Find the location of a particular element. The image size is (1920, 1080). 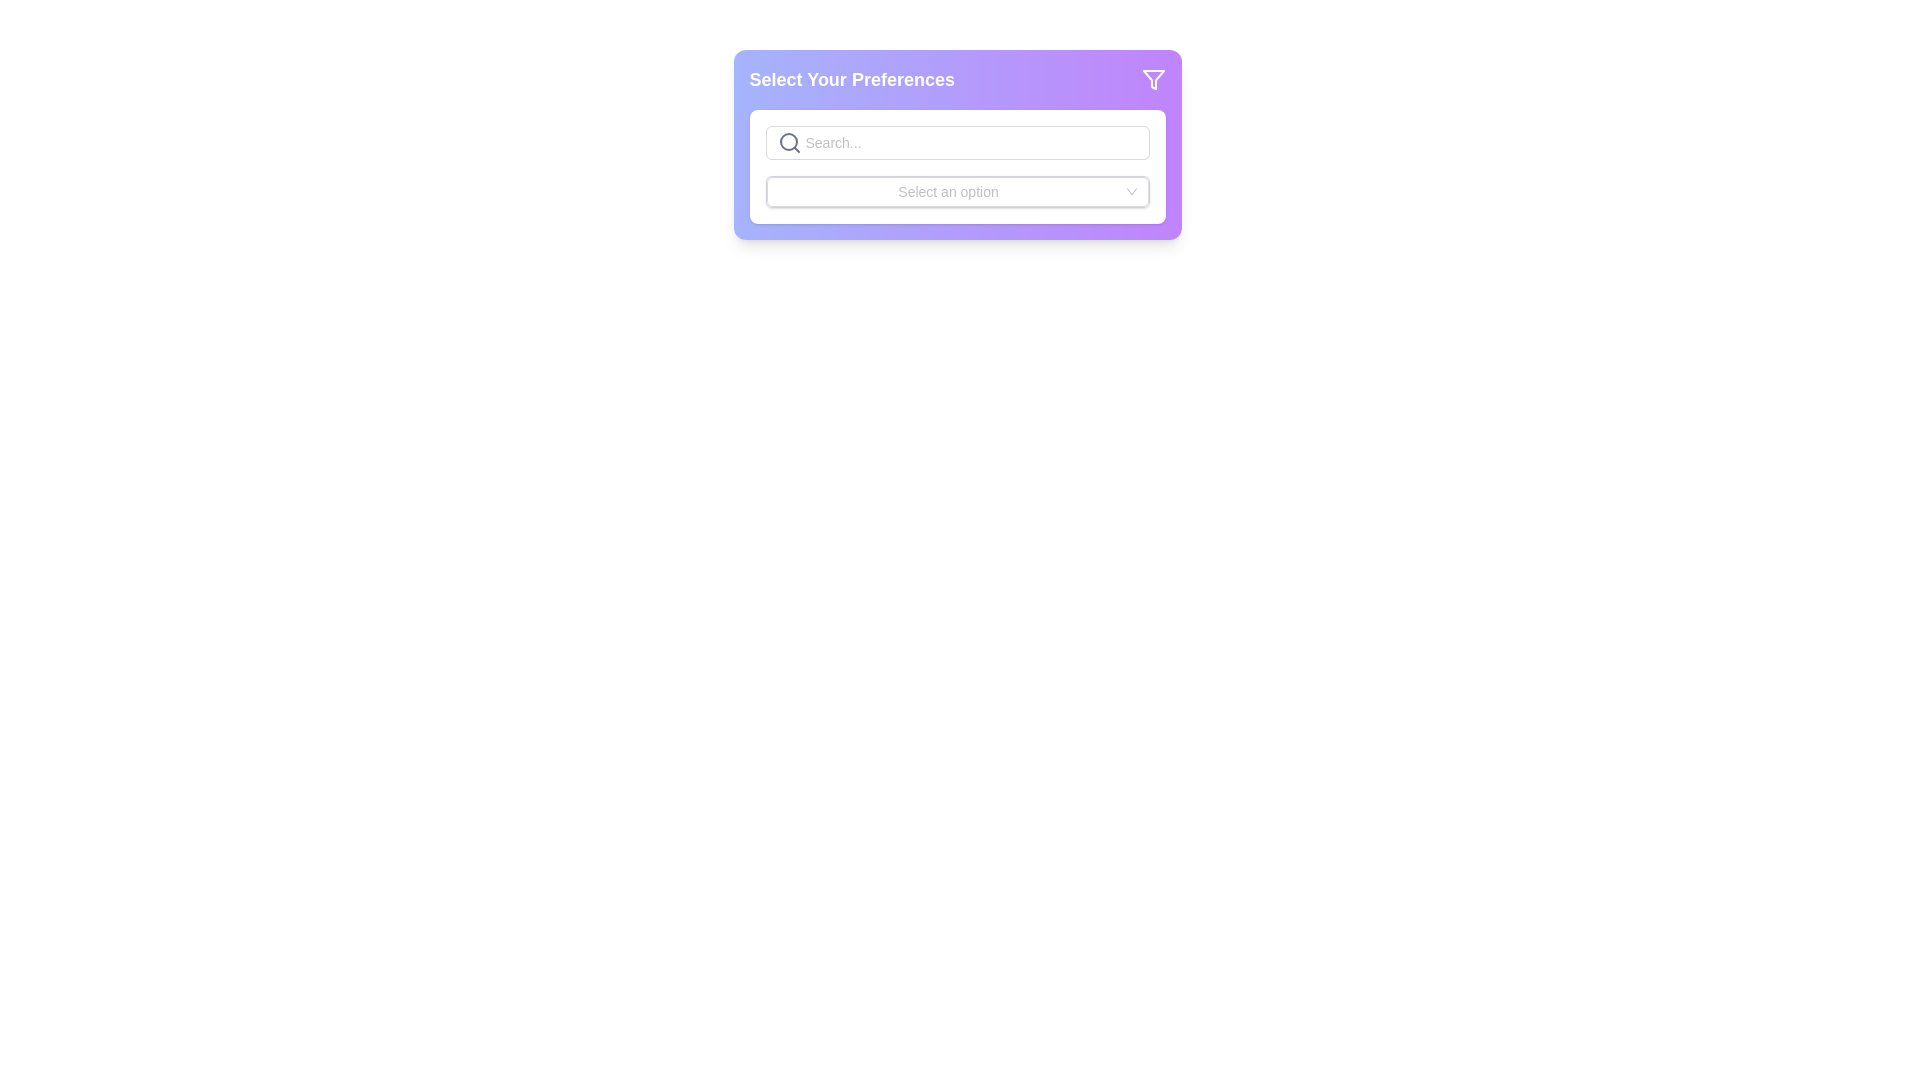

the dropdown menu with the placeholder text 'Select an option' located at the center-top of the interface, below the search bar is located at coordinates (956, 192).